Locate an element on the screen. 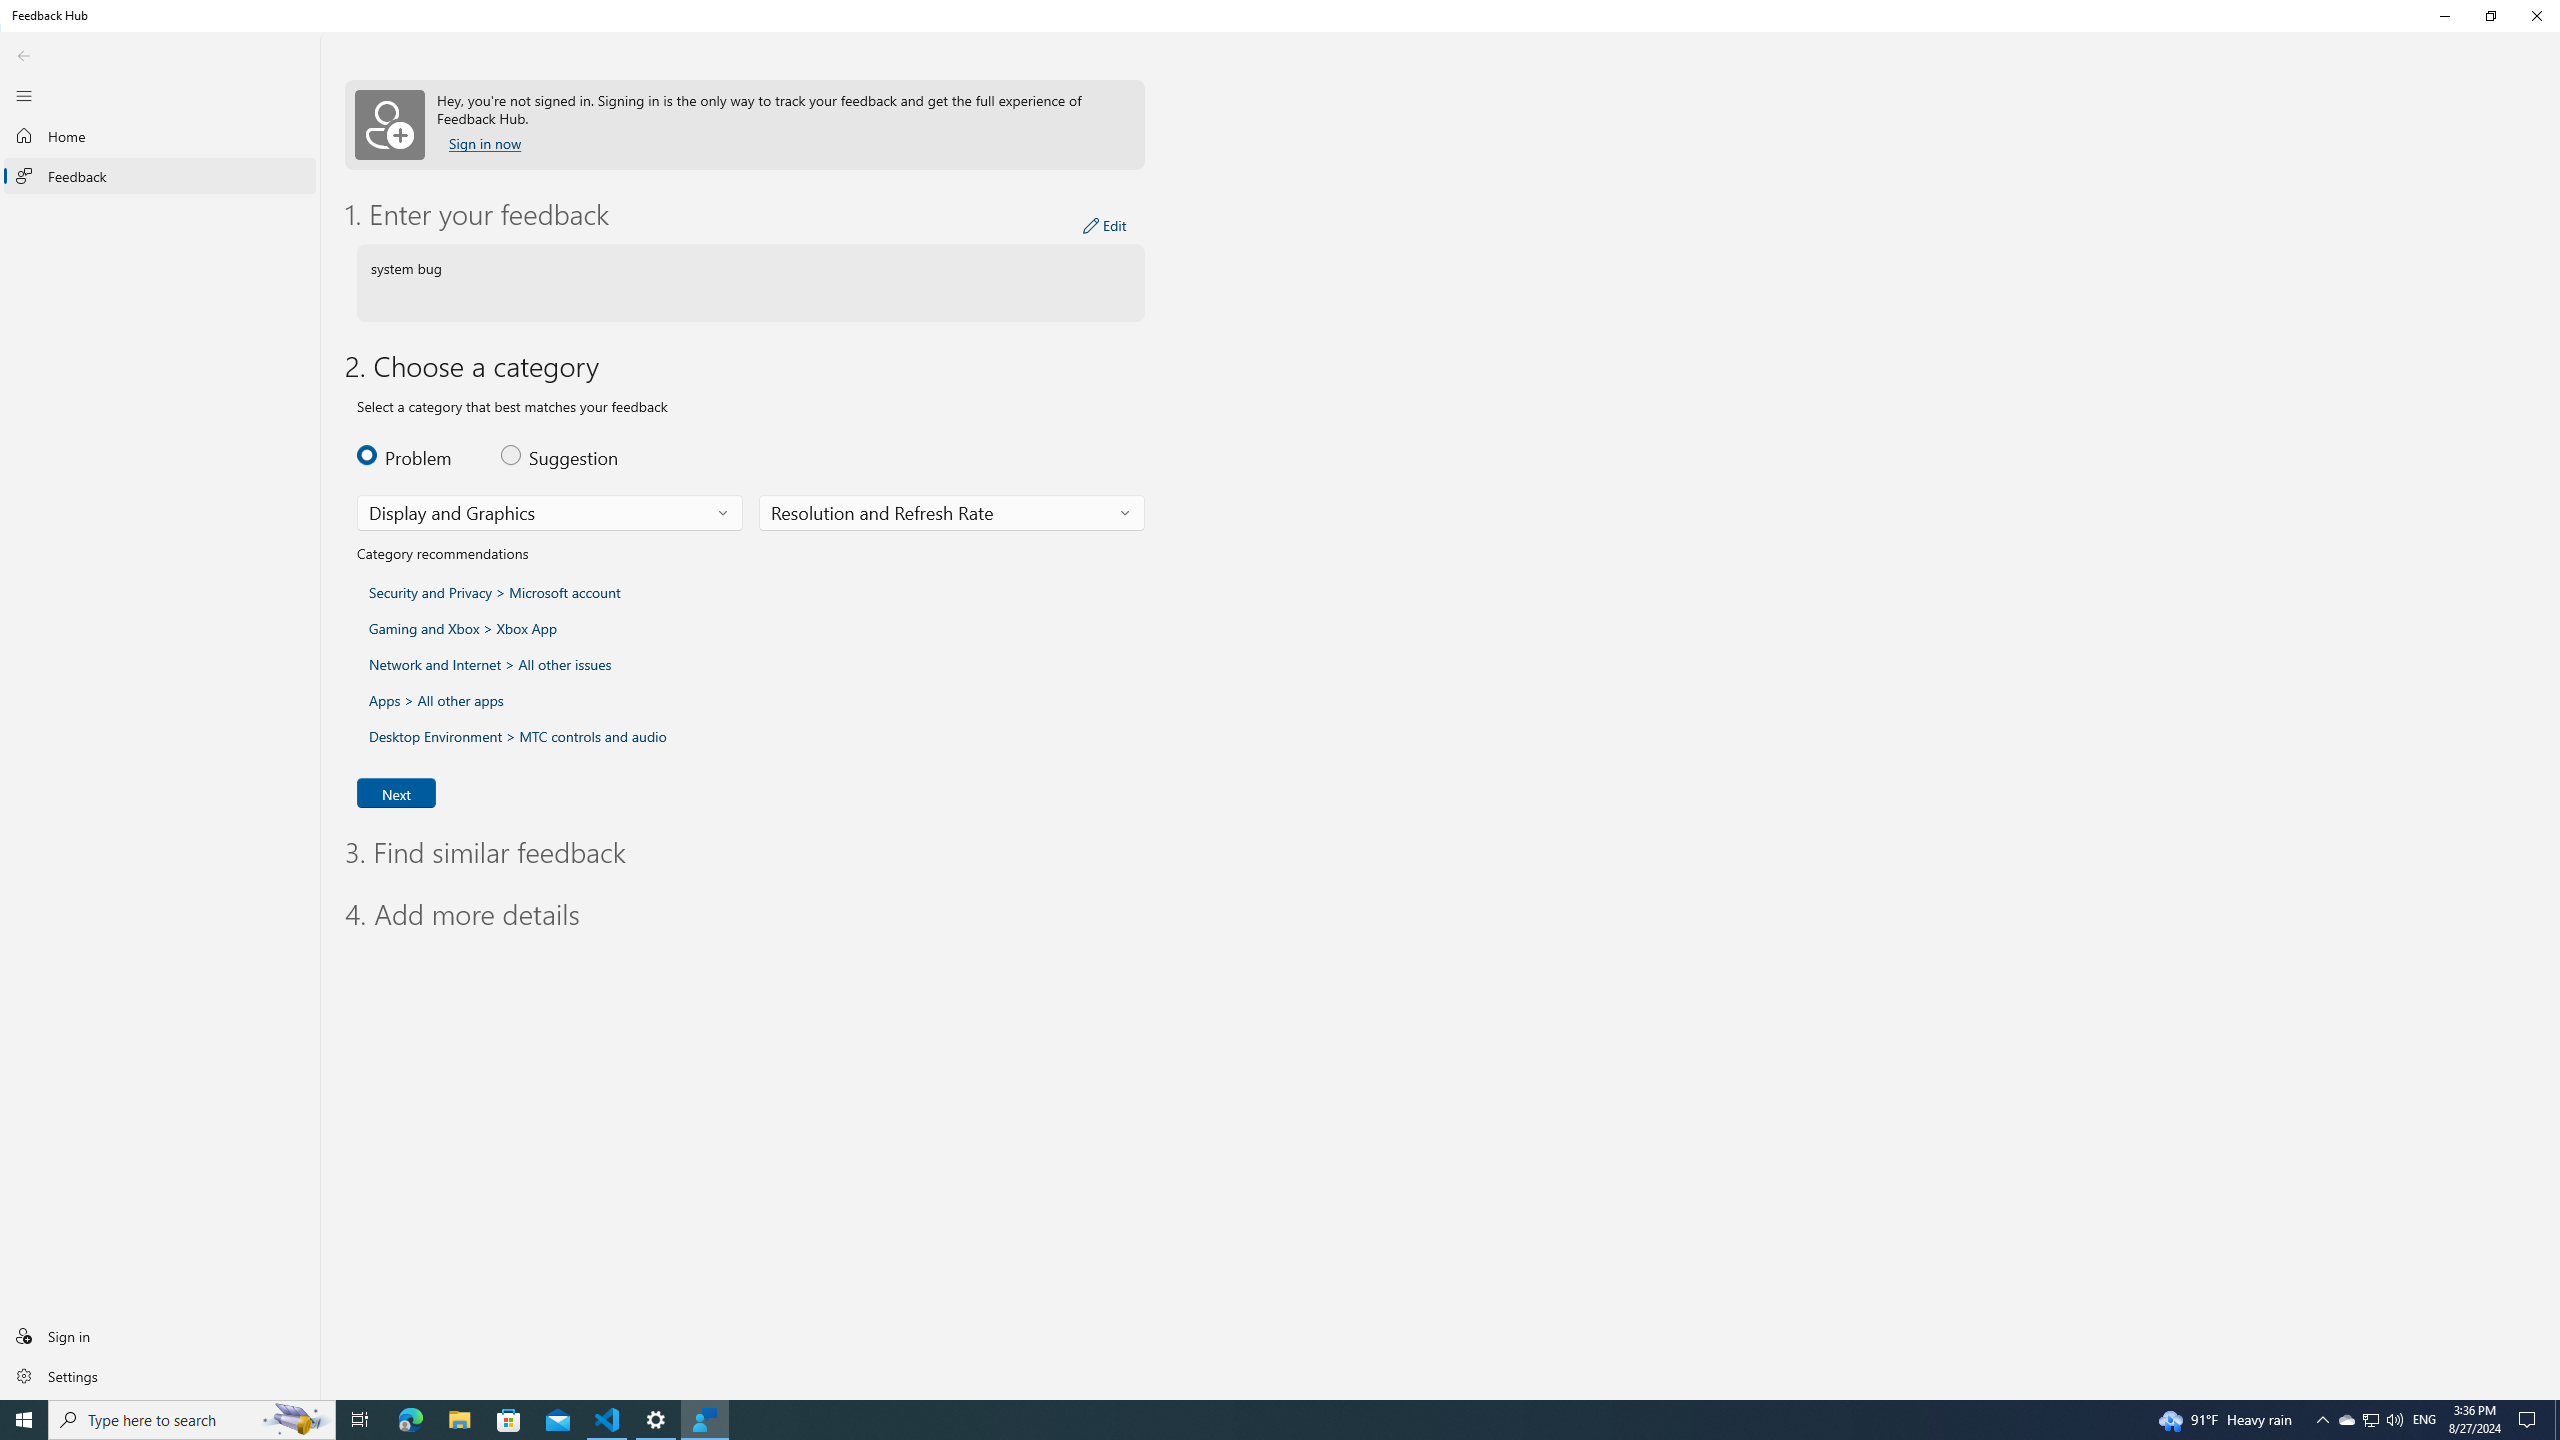 This screenshot has width=2560, height=1440. 'Feedback type, Suggestion' is located at coordinates (560, 455).